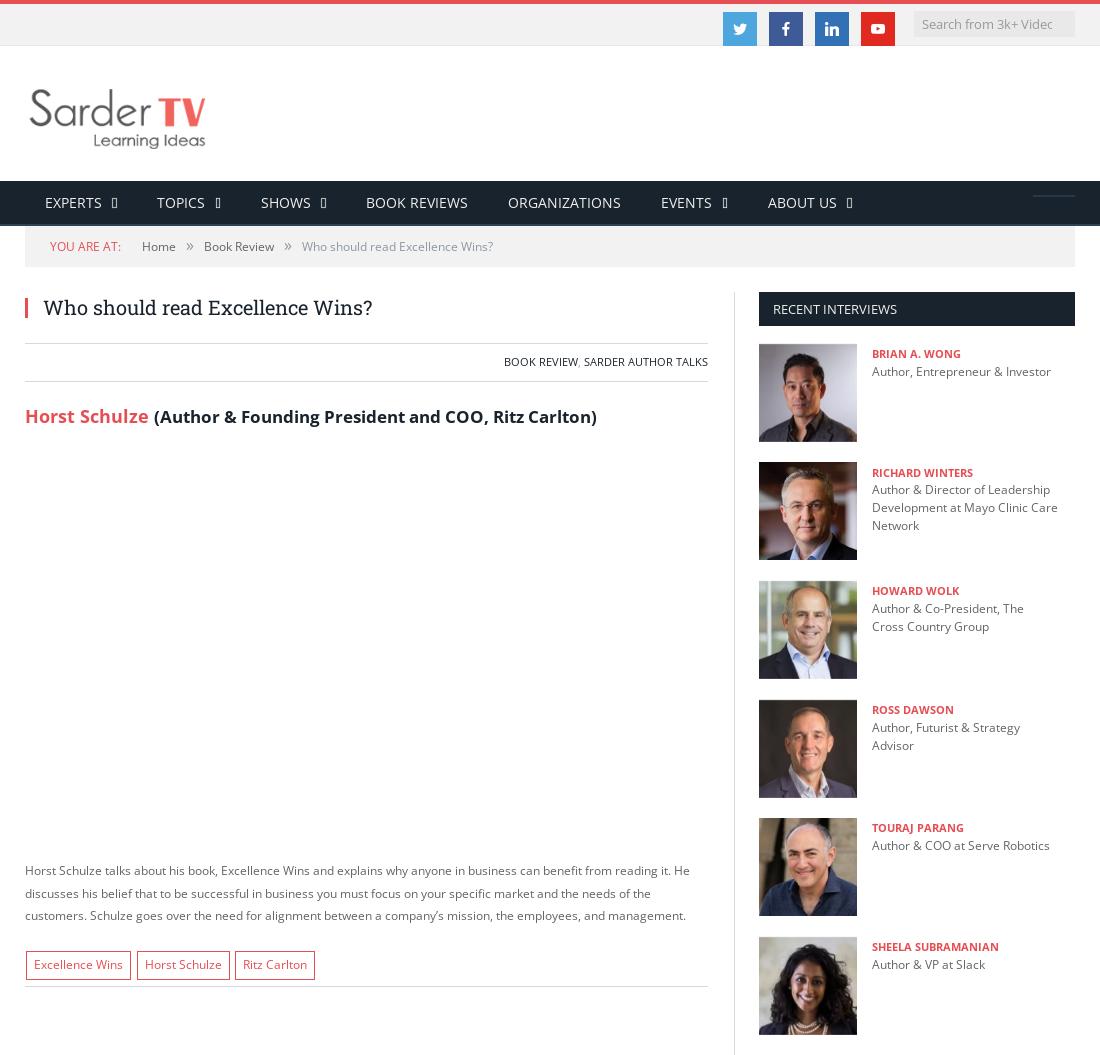  I want to click on '(Author & Founding President and COO, Ritz Carlton)', so click(375, 414).